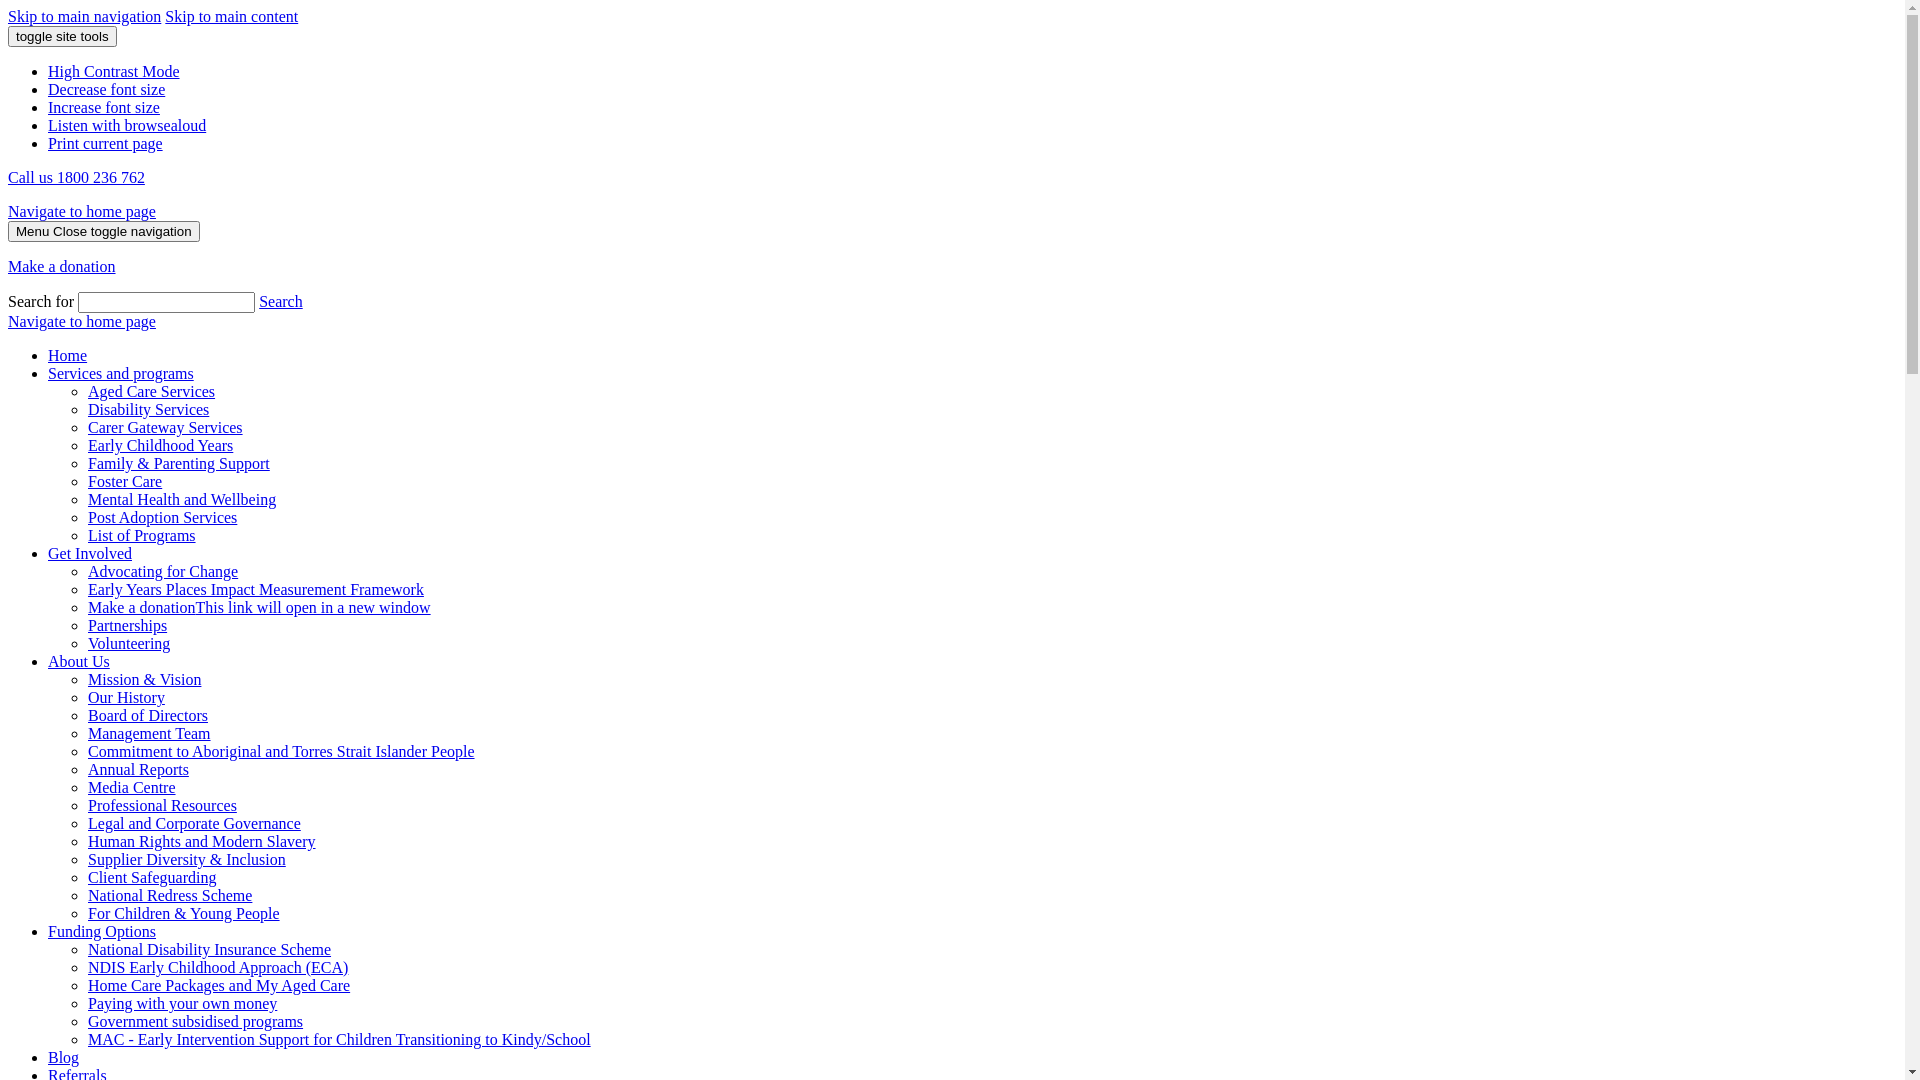  What do you see at coordinates (8, 36) in the screenshot?
I see `'toggle site tools'` at bounding box center [8, 36].